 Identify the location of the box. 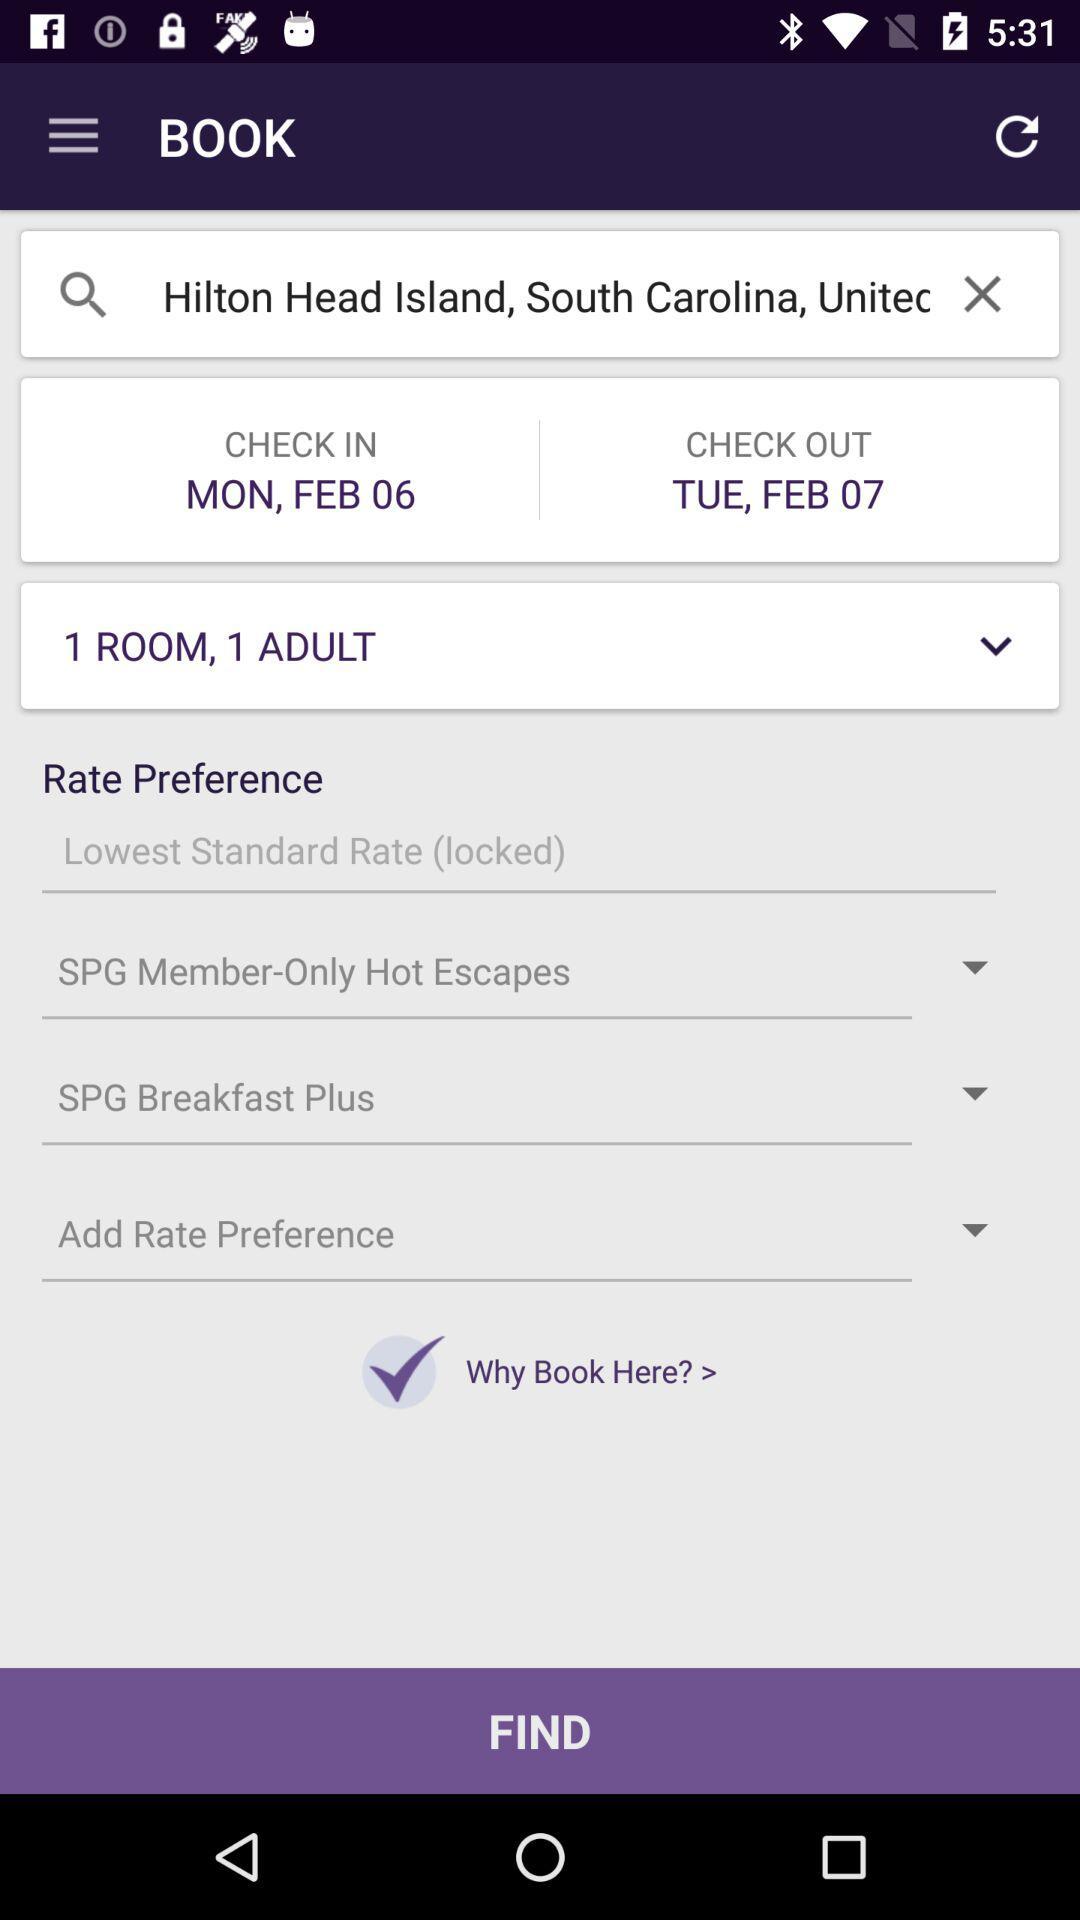
(981, 292).